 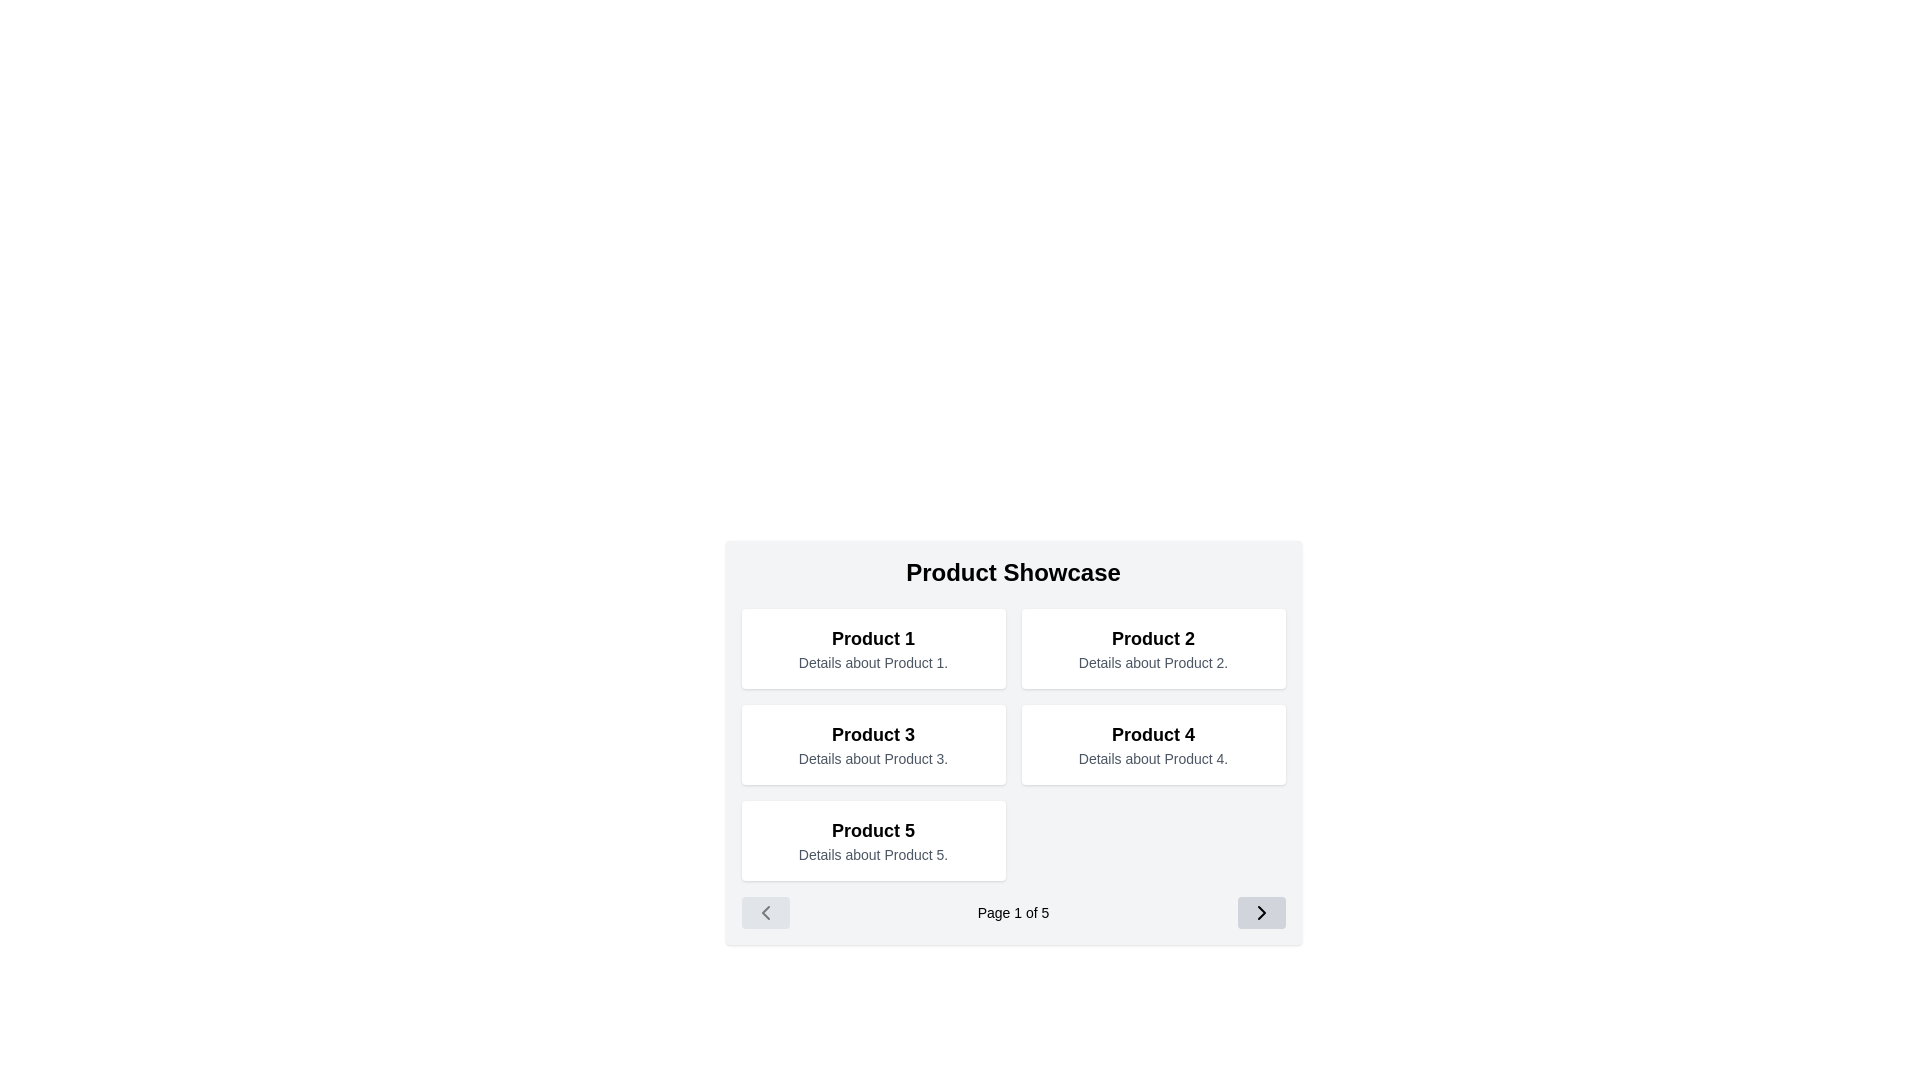 What do you see at coordinates (1260, 913) in the screenshot?
I see `the icon located in the bottom-right portion of the interface, which is used to navigate to the next page or section of the content` at bounding box center [1260, 913].